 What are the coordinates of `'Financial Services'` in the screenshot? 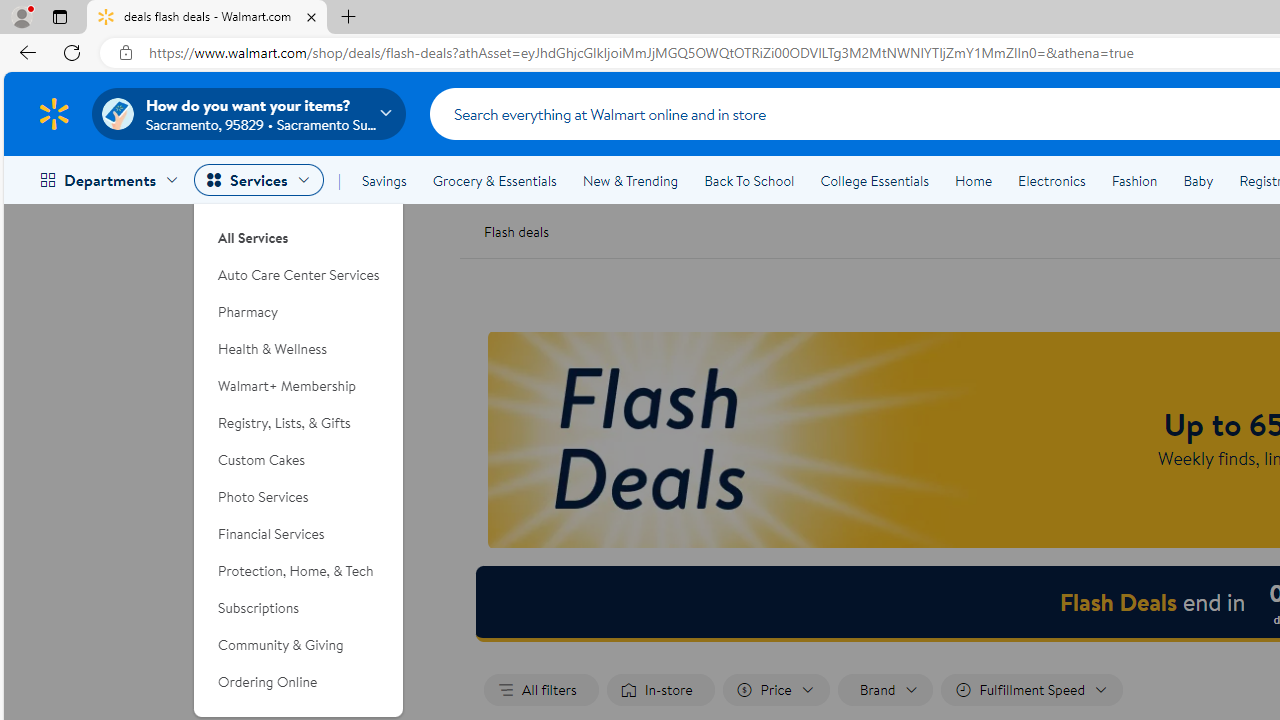 It's located at (298, 533).